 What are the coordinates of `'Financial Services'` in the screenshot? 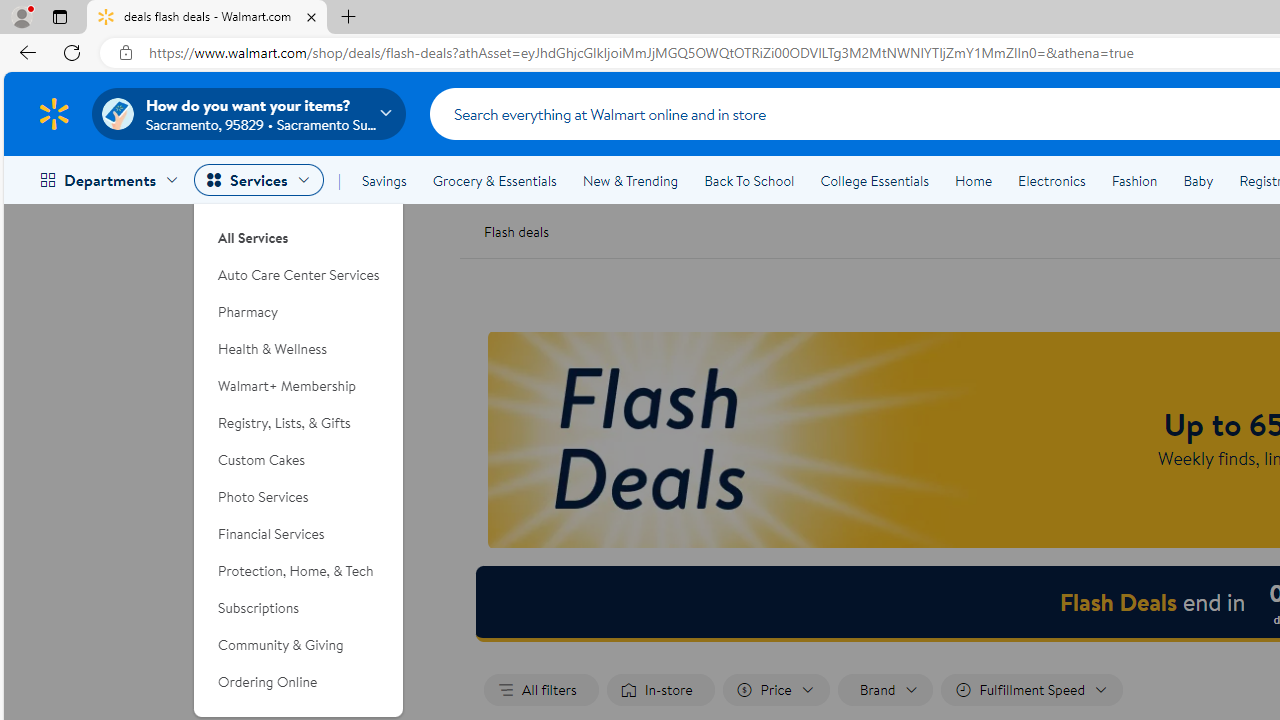 It's located at (298, 533).